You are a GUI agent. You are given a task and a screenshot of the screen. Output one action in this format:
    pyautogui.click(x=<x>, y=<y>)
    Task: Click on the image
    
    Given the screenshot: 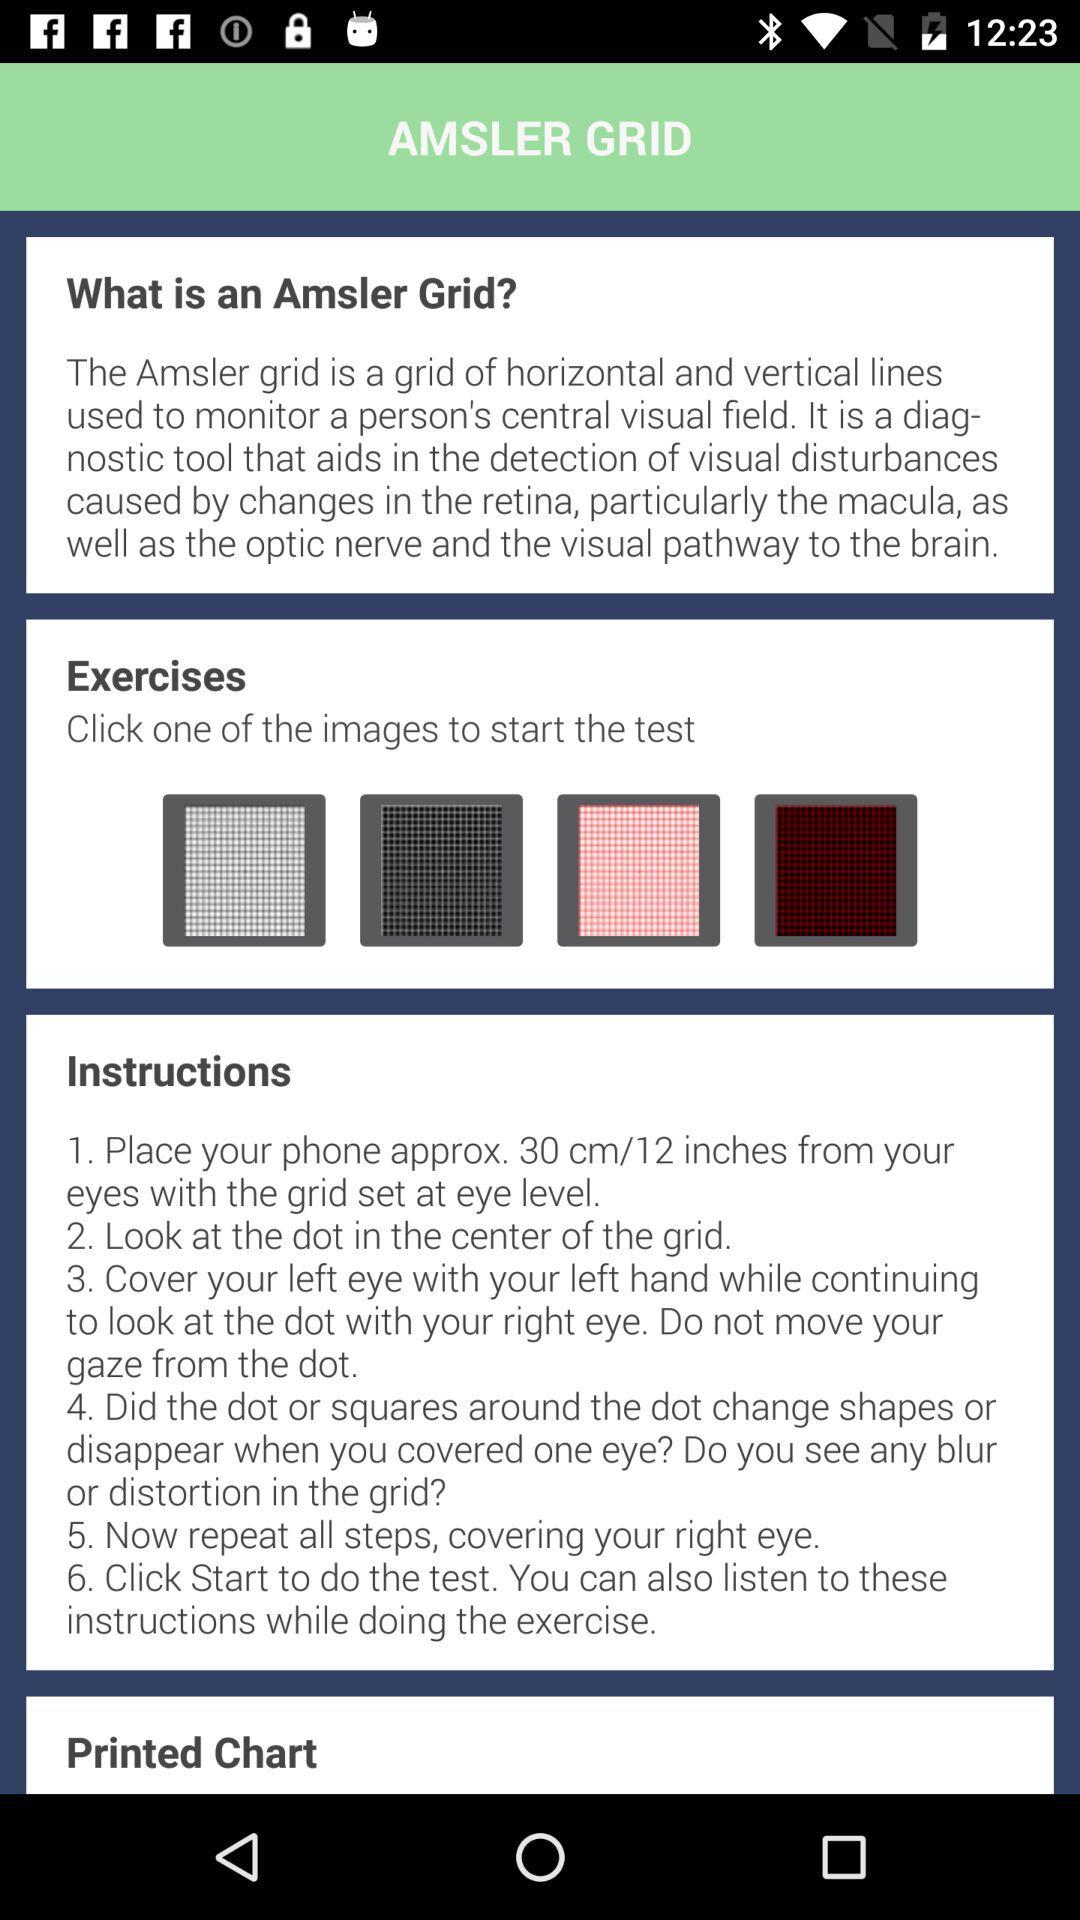 What is the action you would take?
    pyautogui.click(x=243, y=870)
    